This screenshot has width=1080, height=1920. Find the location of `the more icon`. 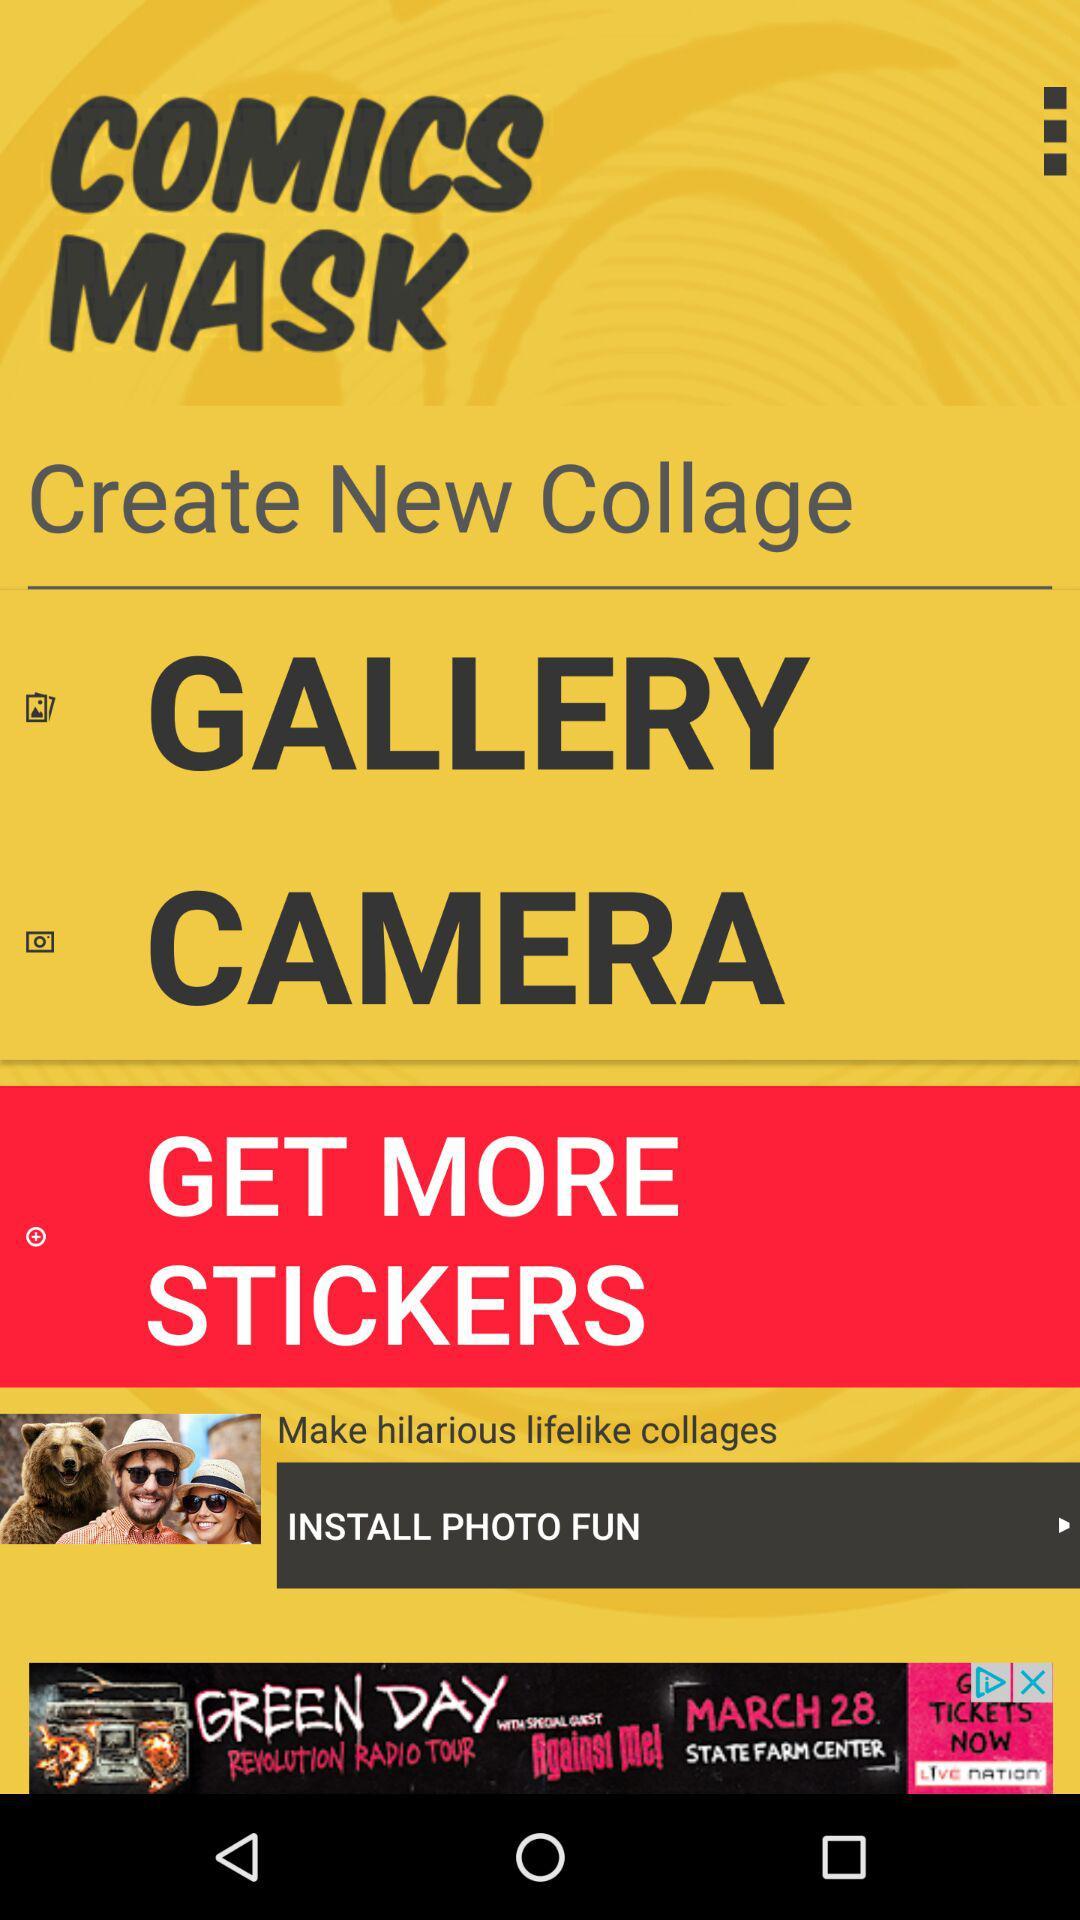

the more icon is located at coordinates (1014, 130).